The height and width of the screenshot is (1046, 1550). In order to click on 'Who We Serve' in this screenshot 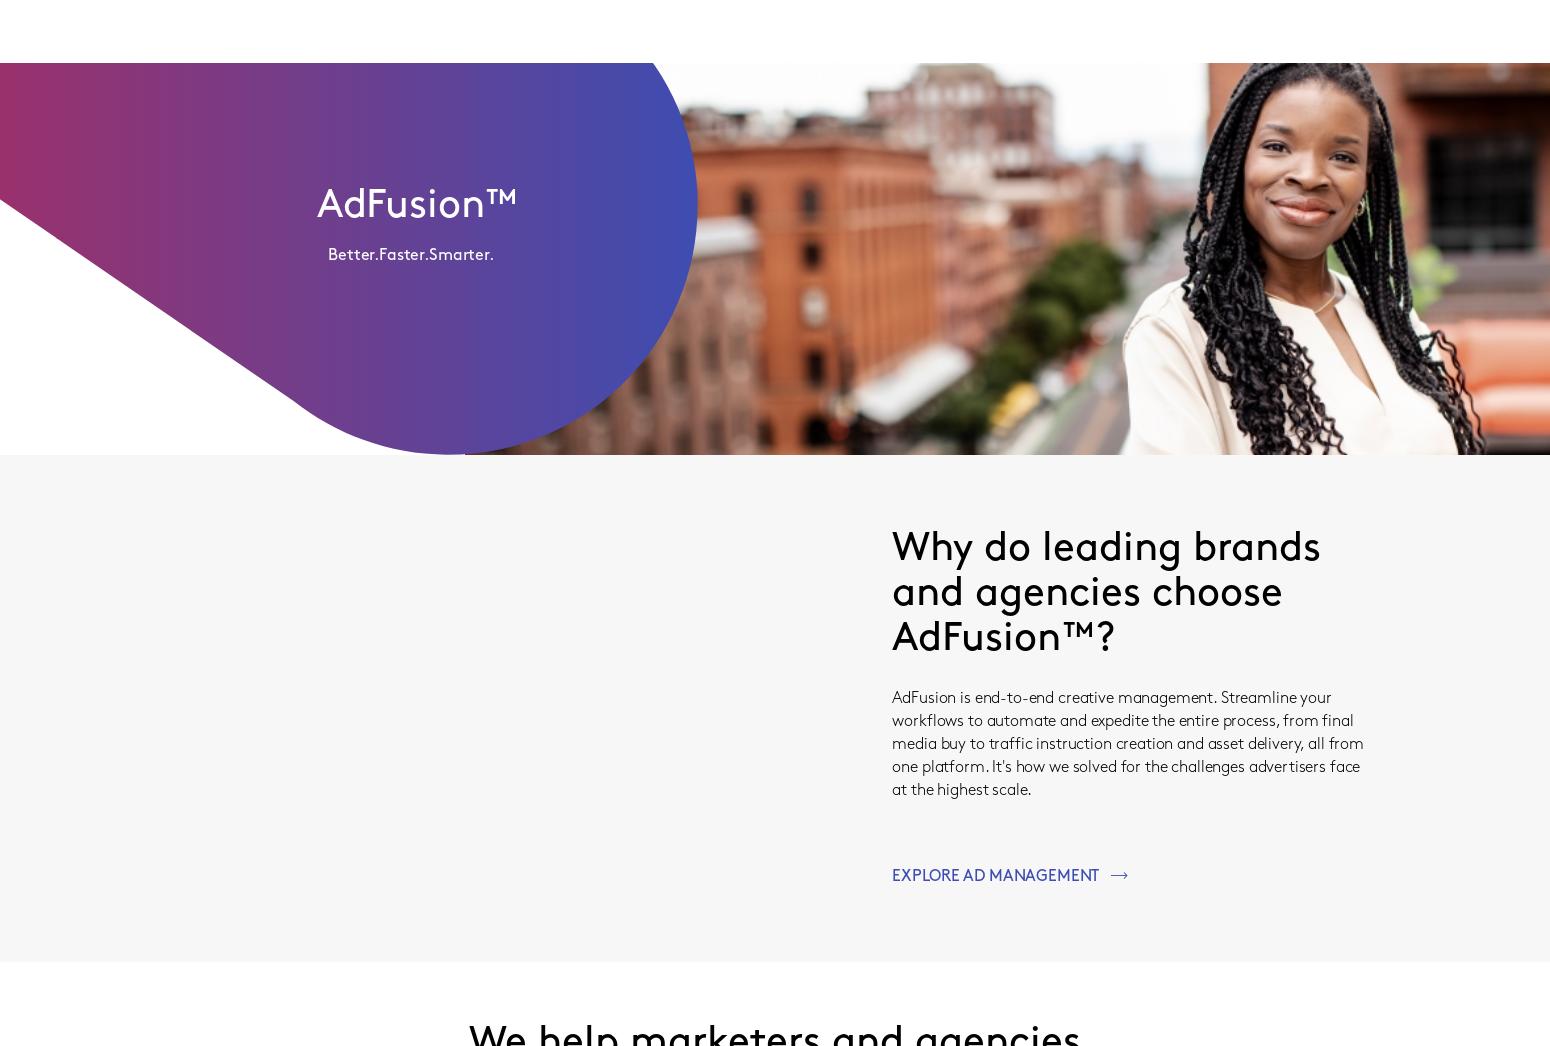, I will do `click(555, 29)`.